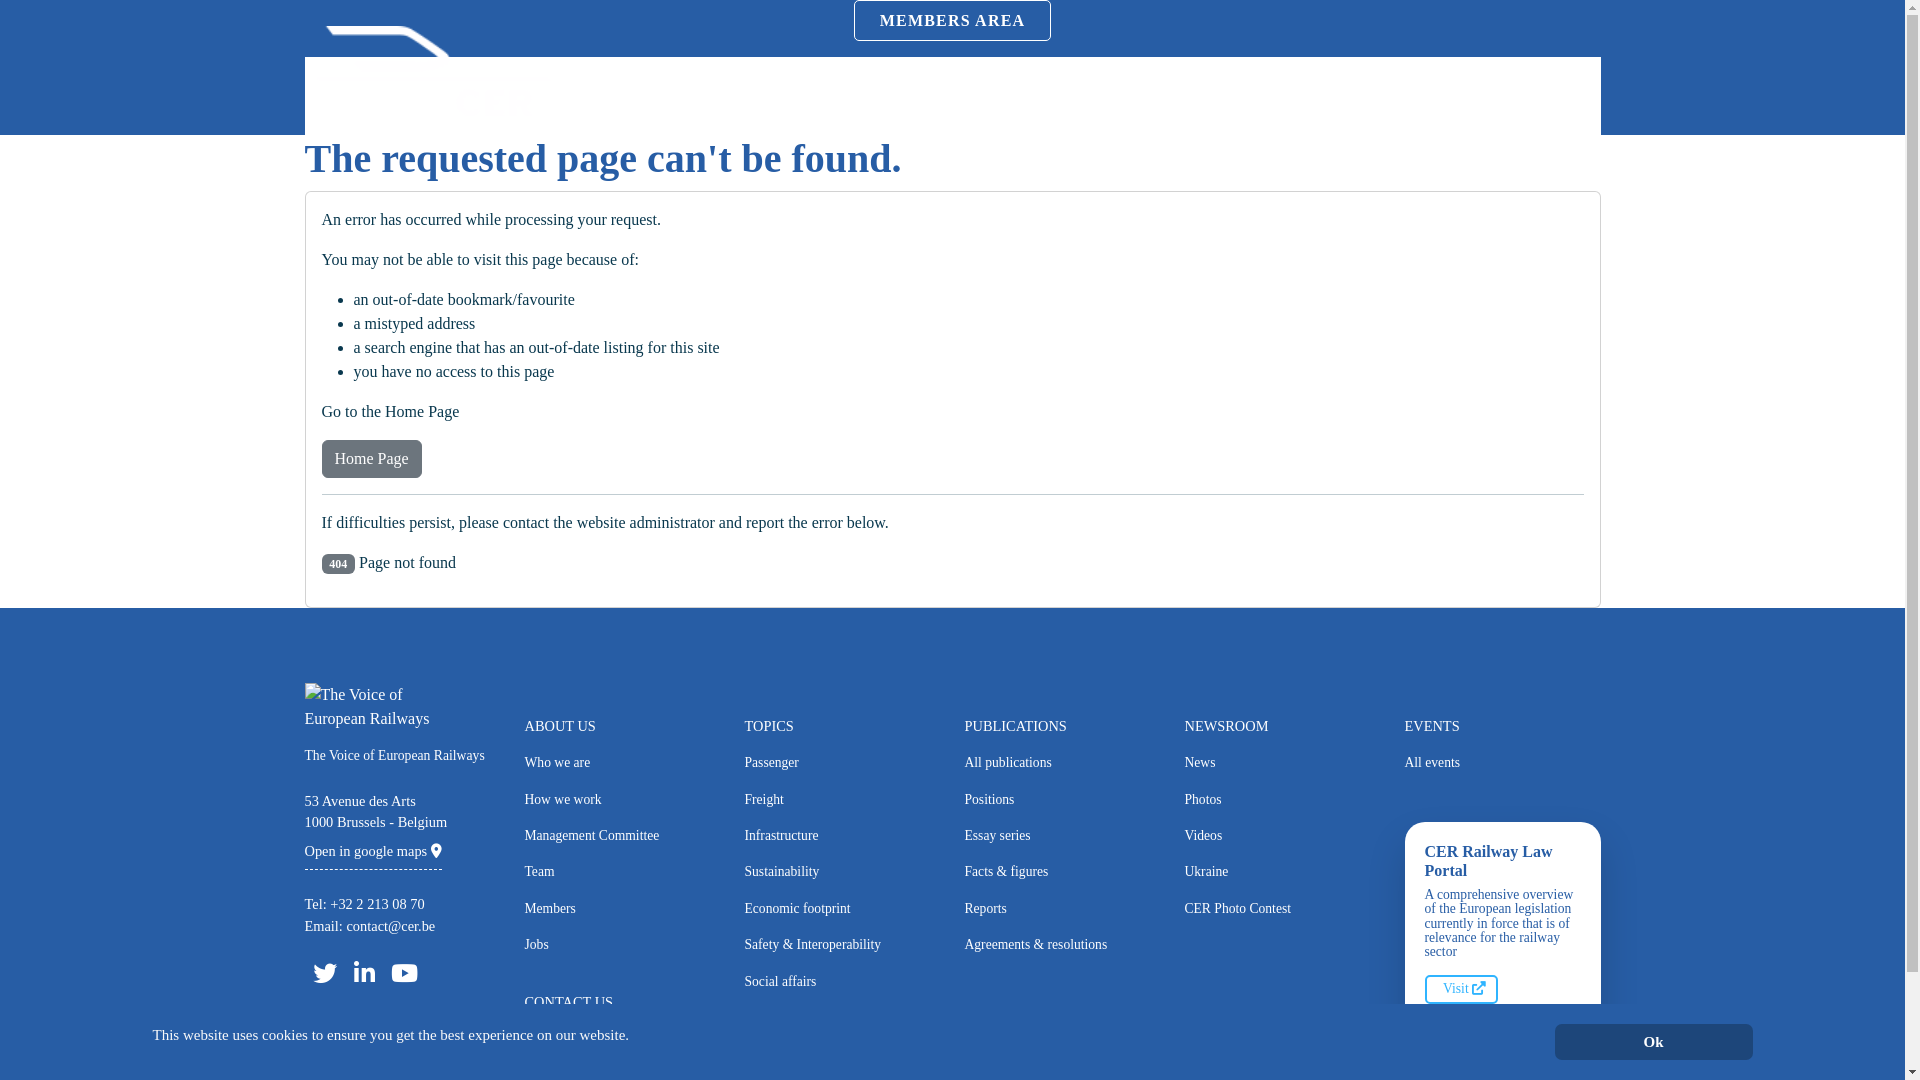 The image size is (1920, 1080). What do you see at coordinates (621, 945) in the screenshot?
I see `'Jobs'` at bounding box center [621, 945].